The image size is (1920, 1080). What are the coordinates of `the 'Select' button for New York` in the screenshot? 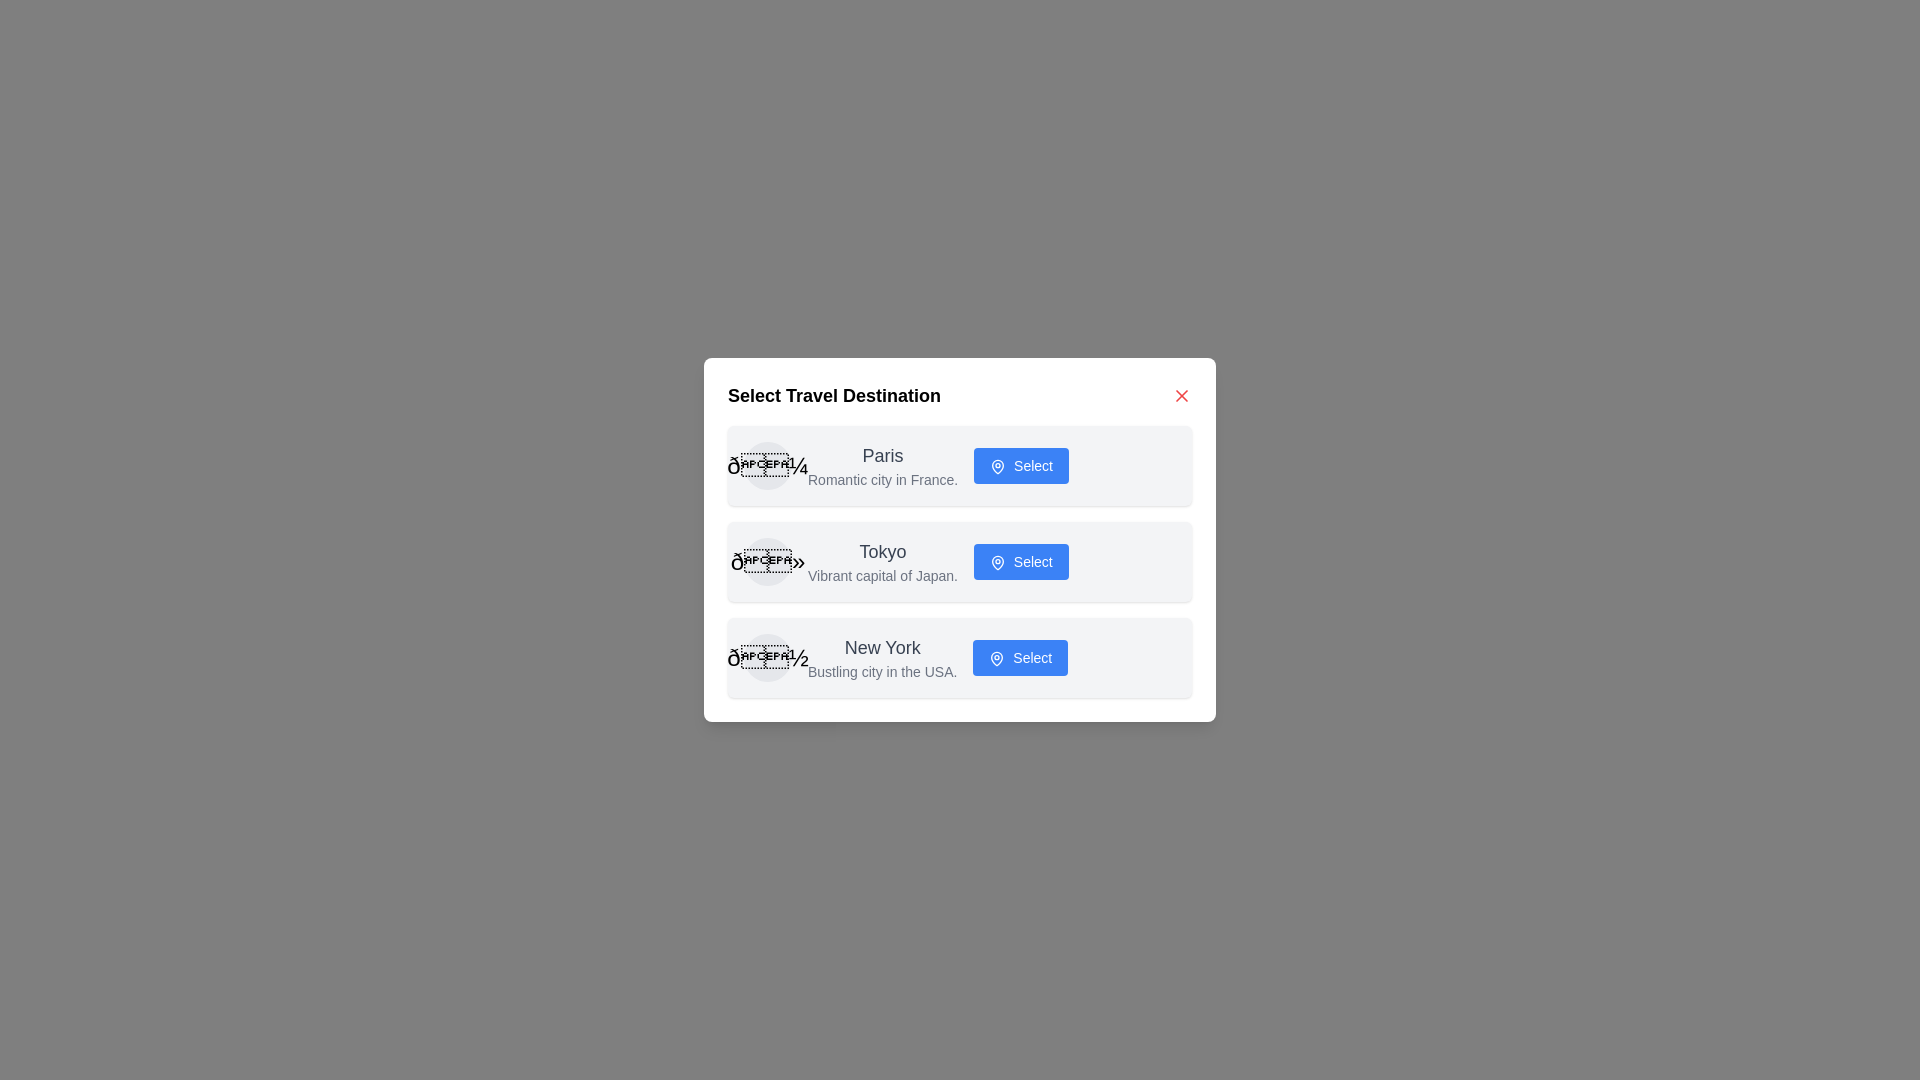 It's located at (1021, 658).